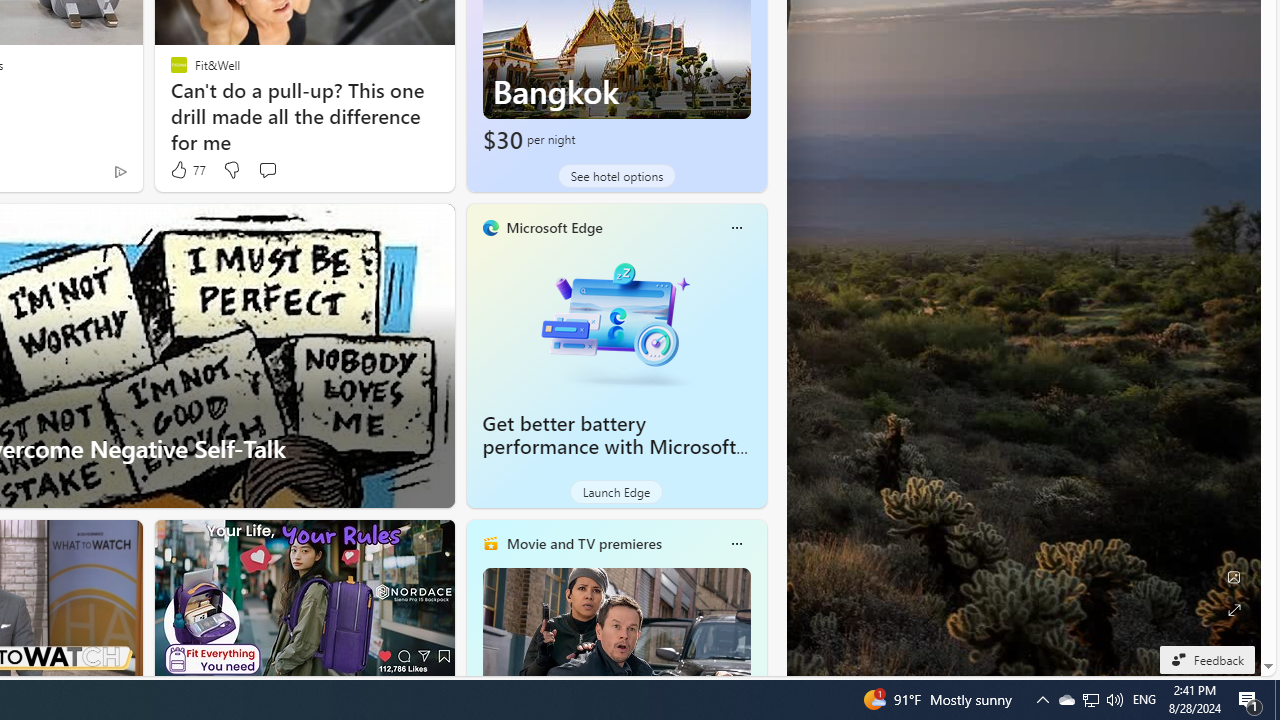 This screenshot has width=1280, height=720. What do you see at coordinates (266, 168) in the screenshot?
I see `'Start the conversation'` at bounding box center [266, 168].